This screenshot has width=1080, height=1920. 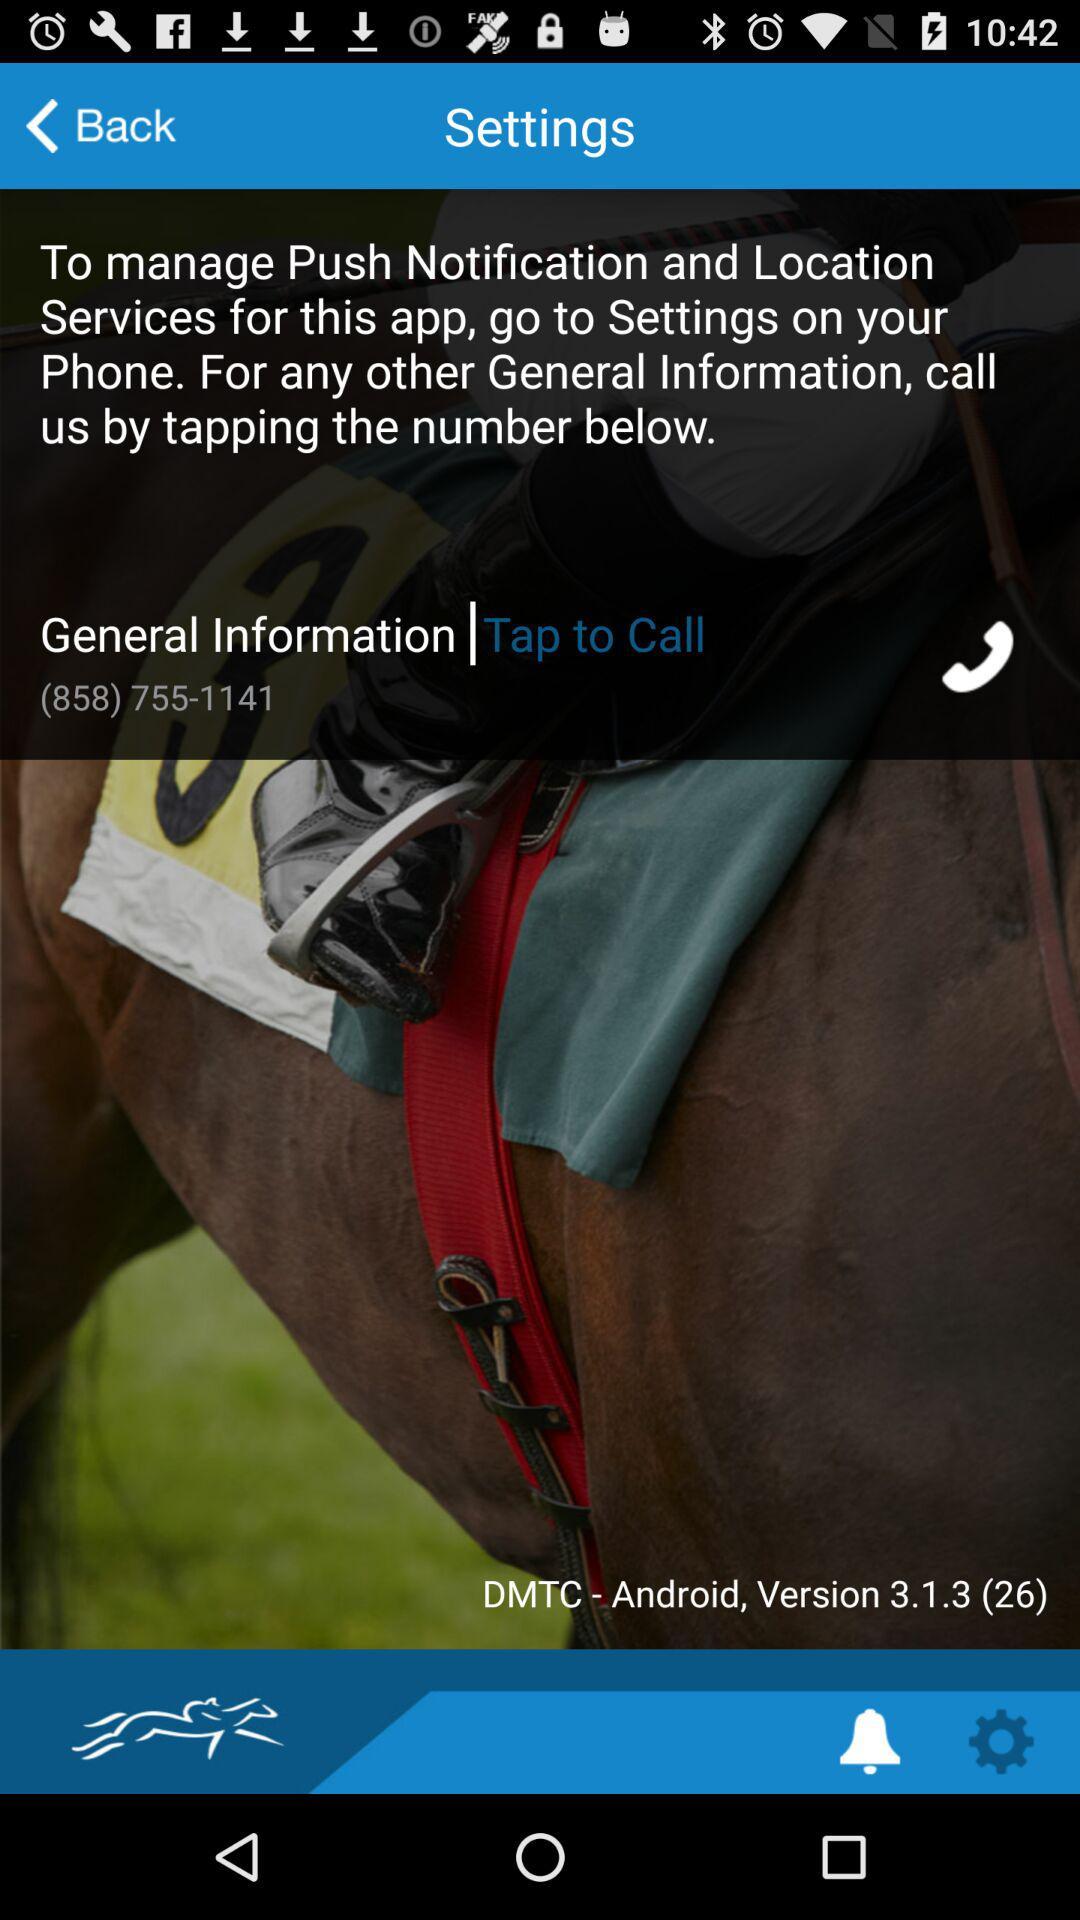 What do you see at coordinates (1001, 1862) in the screenshot?
I see `the settings icon` at bounding box center [1001, 1862].